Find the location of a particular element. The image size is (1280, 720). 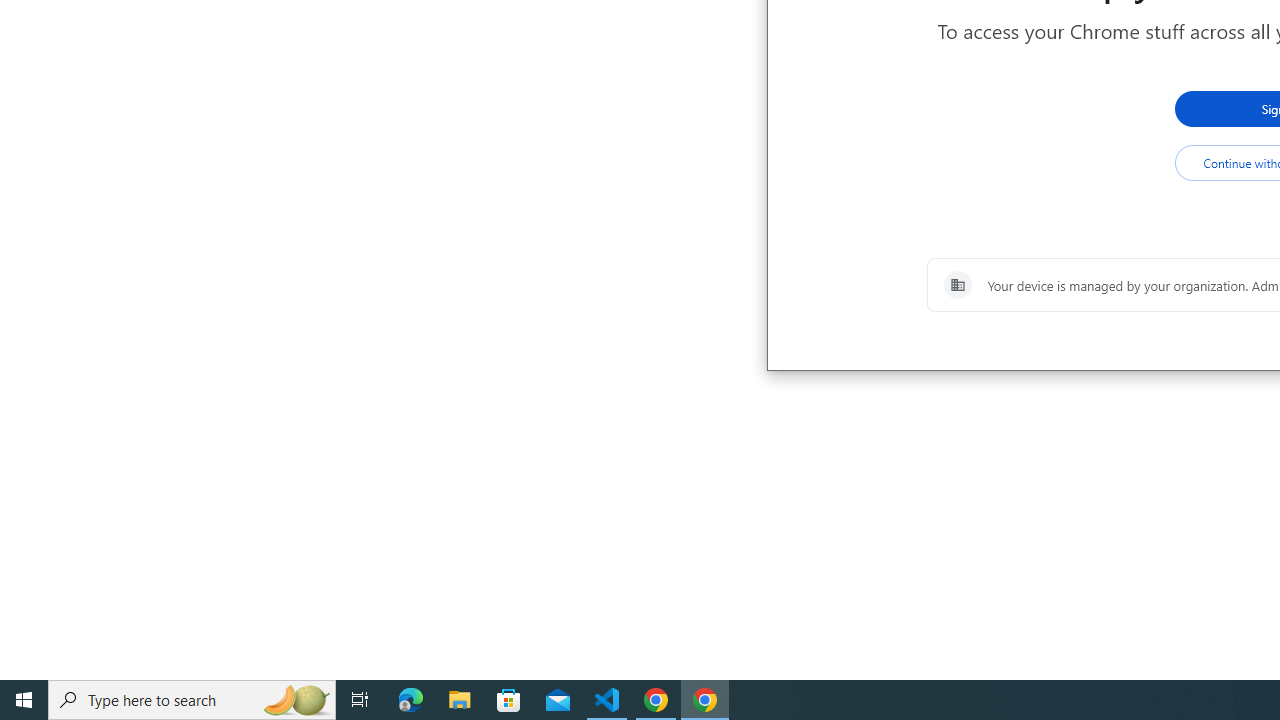

'Type here to search' is located at coordinates (192, 698).